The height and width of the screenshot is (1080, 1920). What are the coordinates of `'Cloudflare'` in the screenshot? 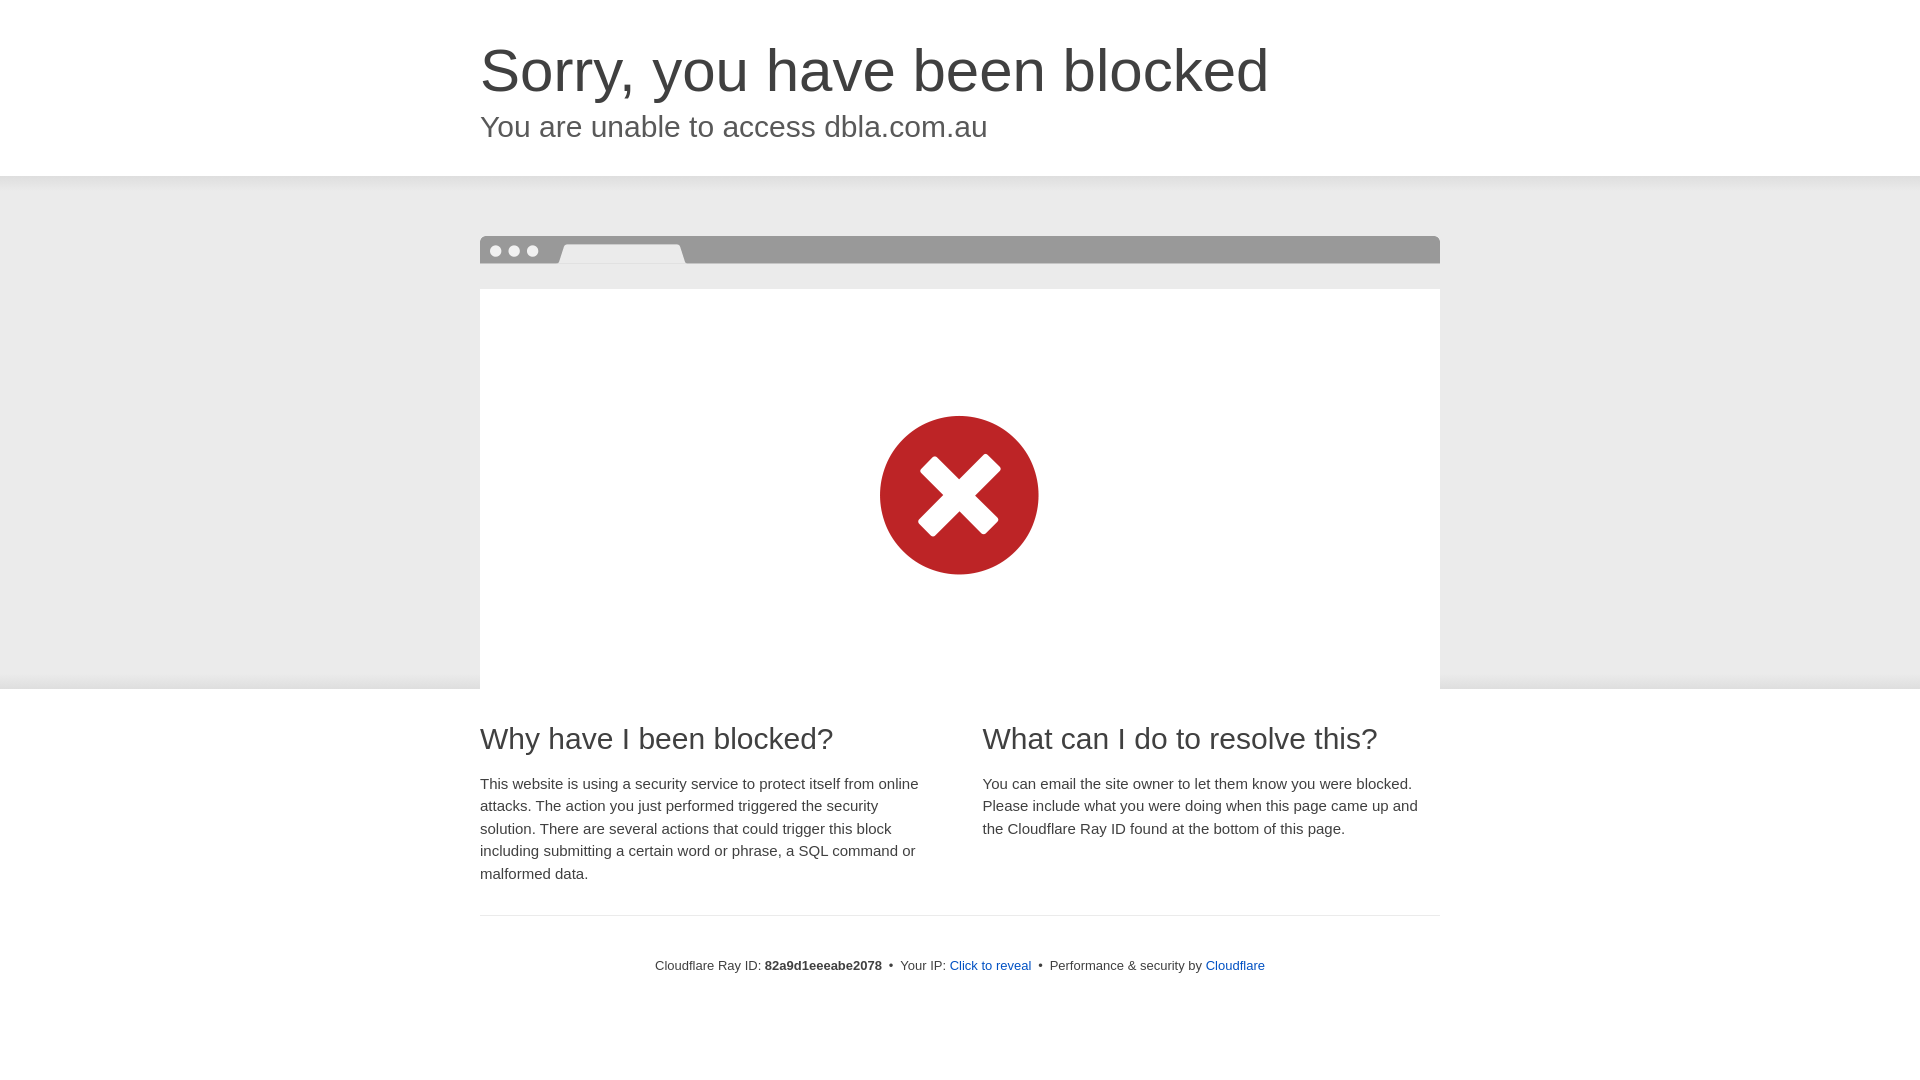 It's located at (1234, 964).